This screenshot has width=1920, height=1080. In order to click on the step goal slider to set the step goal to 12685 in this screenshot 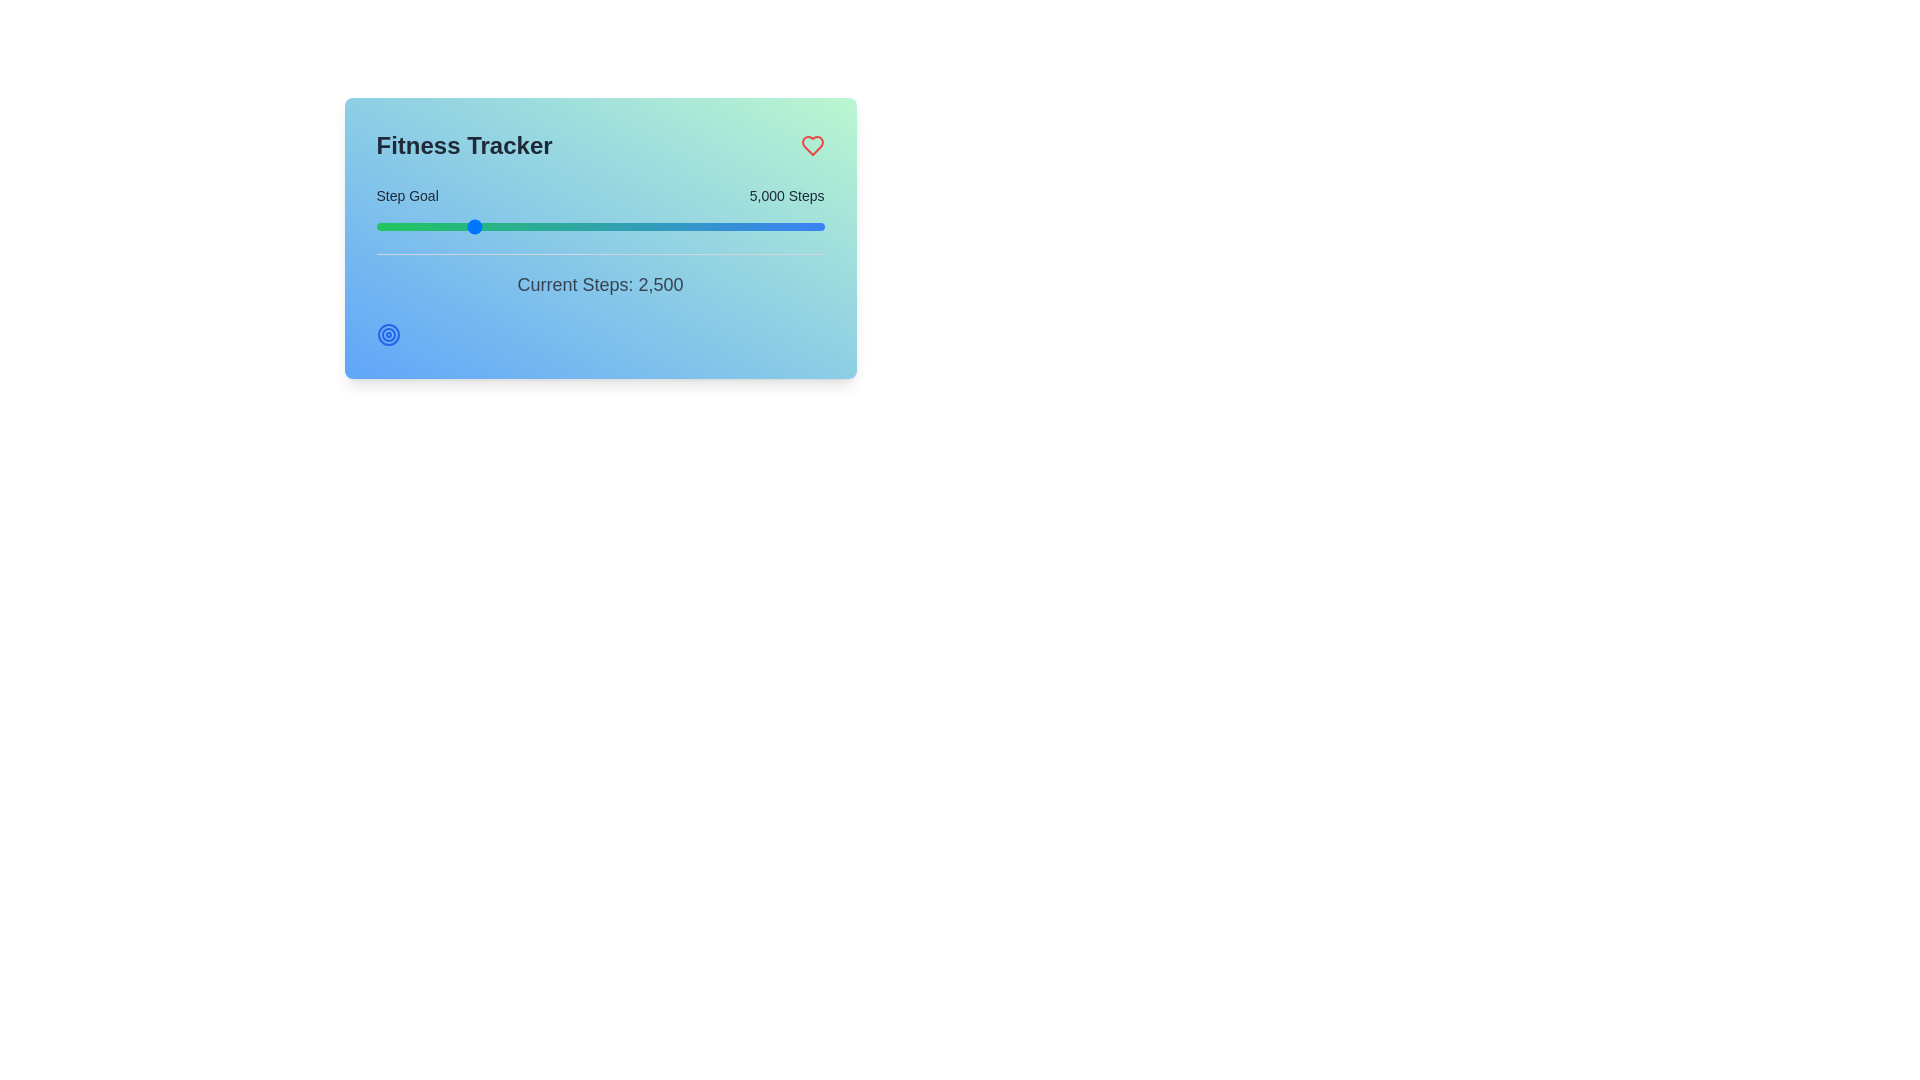, I will do `click(652, 226)`.